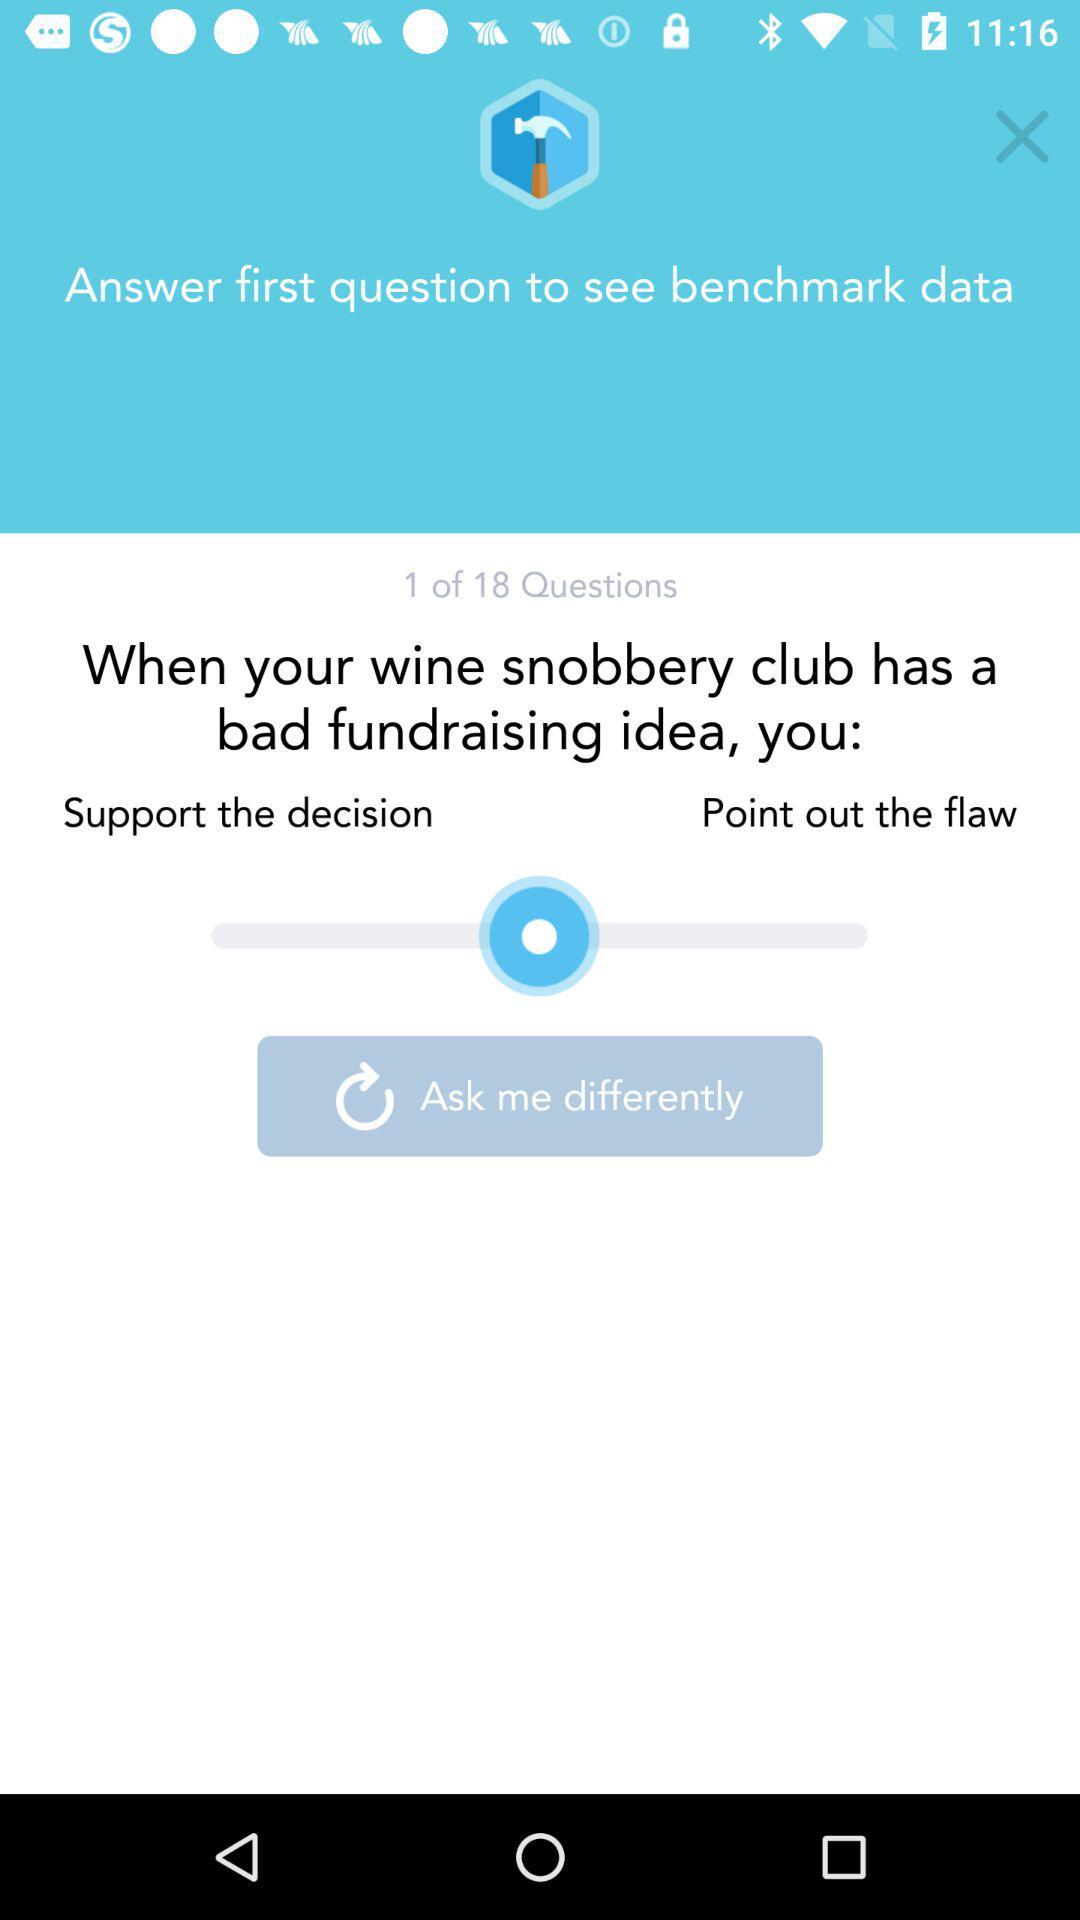 The height and width of the screenshot is (1920, 1080). I want to click on close, so click(1022, 135).